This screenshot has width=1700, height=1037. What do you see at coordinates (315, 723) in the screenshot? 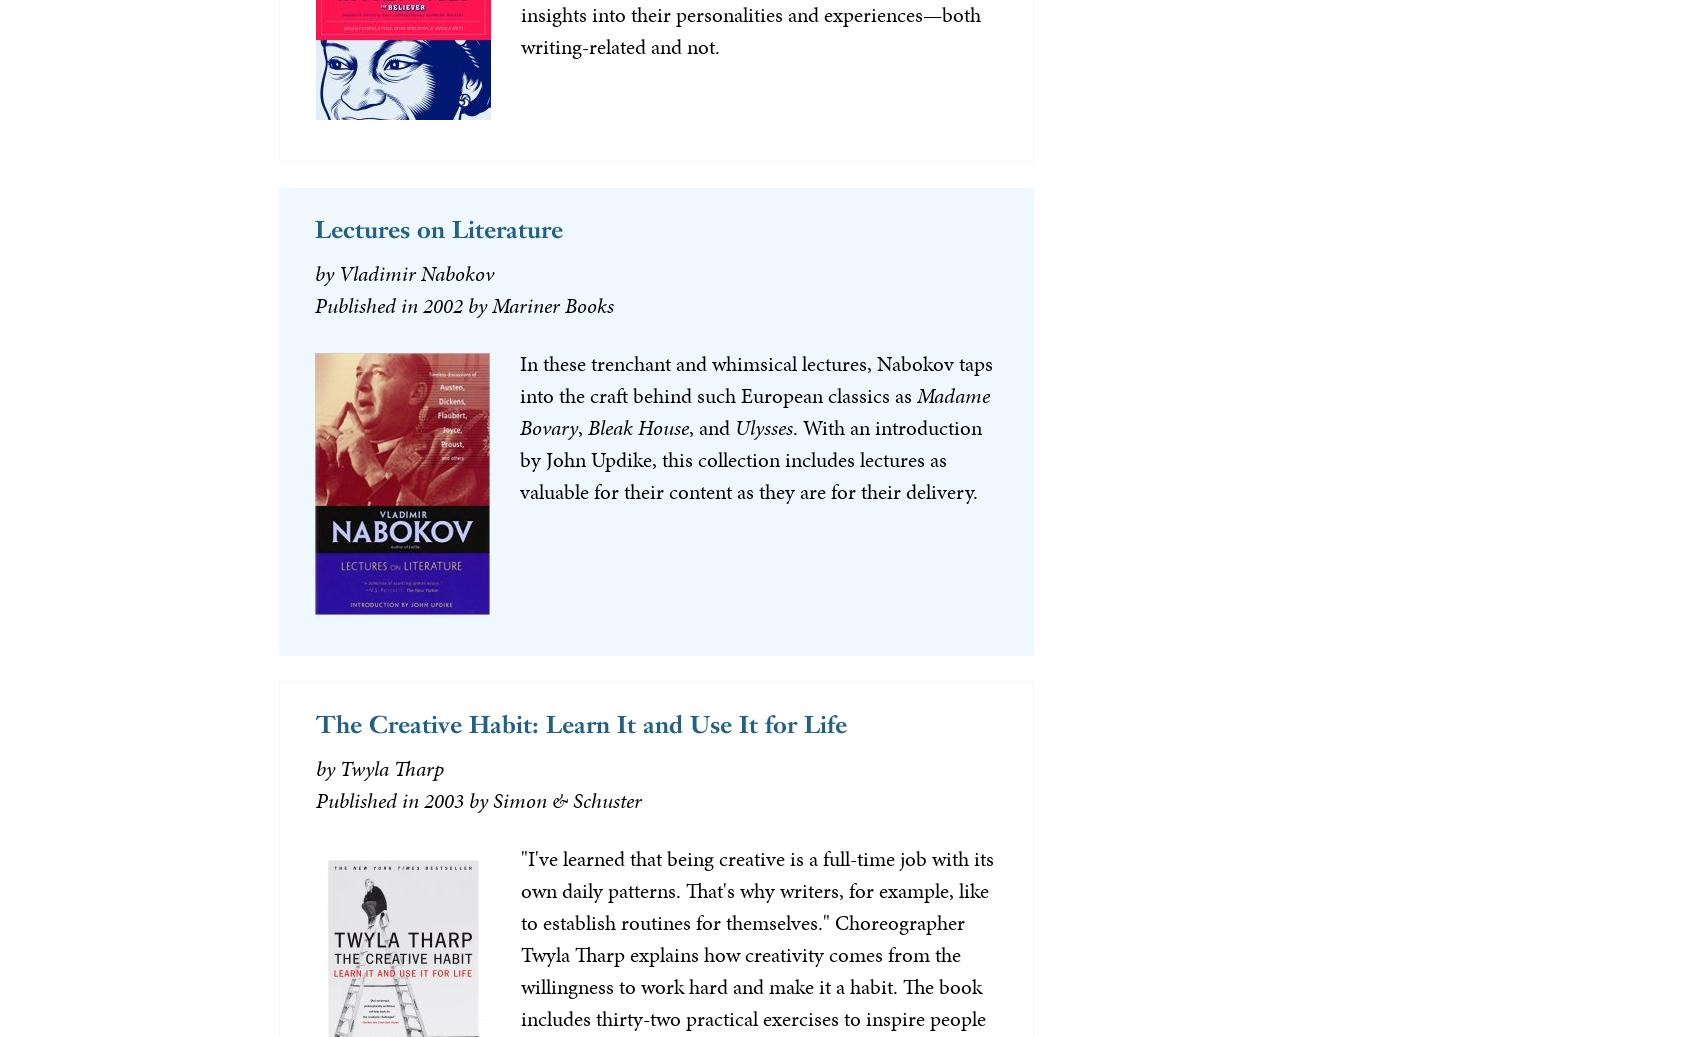
I see `'The Creative Habit: Learn It and Use It for Life'` at bounding box center [315, 723].